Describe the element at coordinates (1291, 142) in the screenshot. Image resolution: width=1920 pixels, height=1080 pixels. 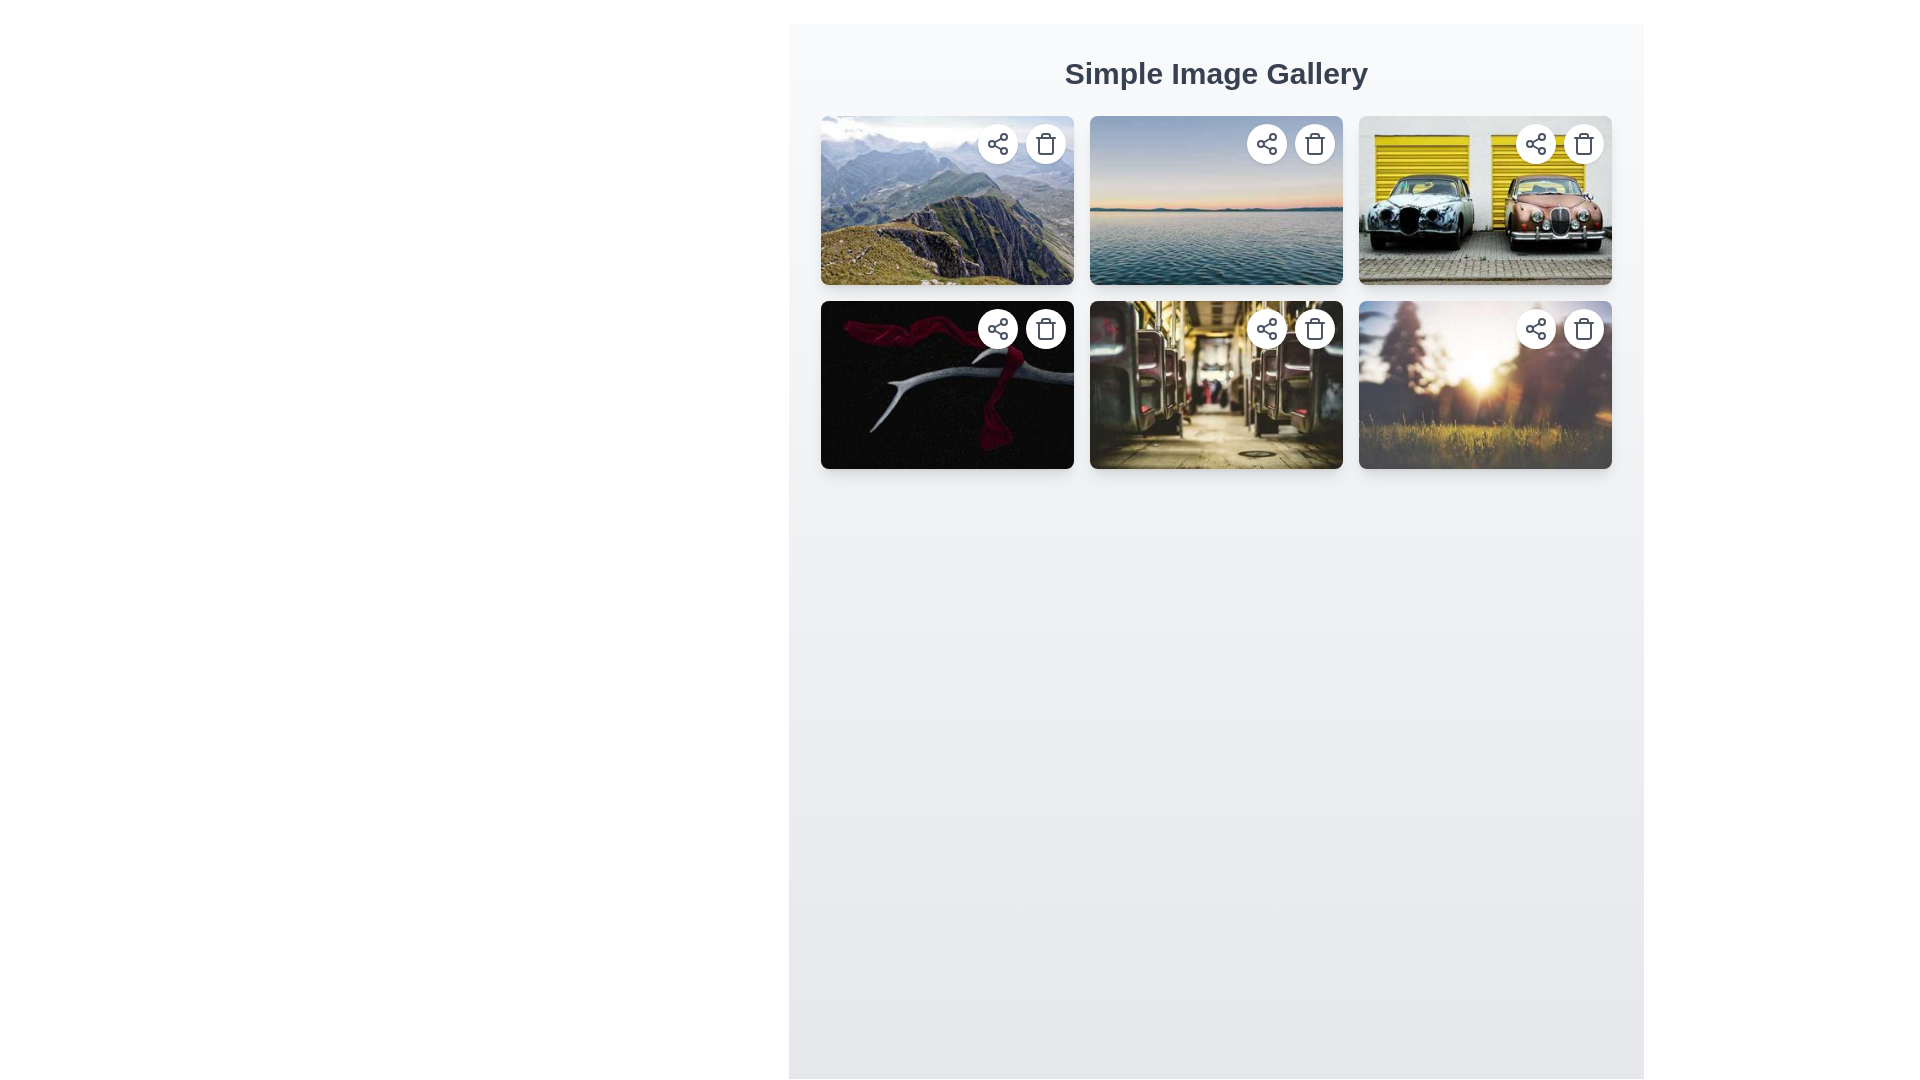
I see `the share button represented by an icon of three interconnected circles, located at the top-right corner of the second image in the gallery grid` at that location.